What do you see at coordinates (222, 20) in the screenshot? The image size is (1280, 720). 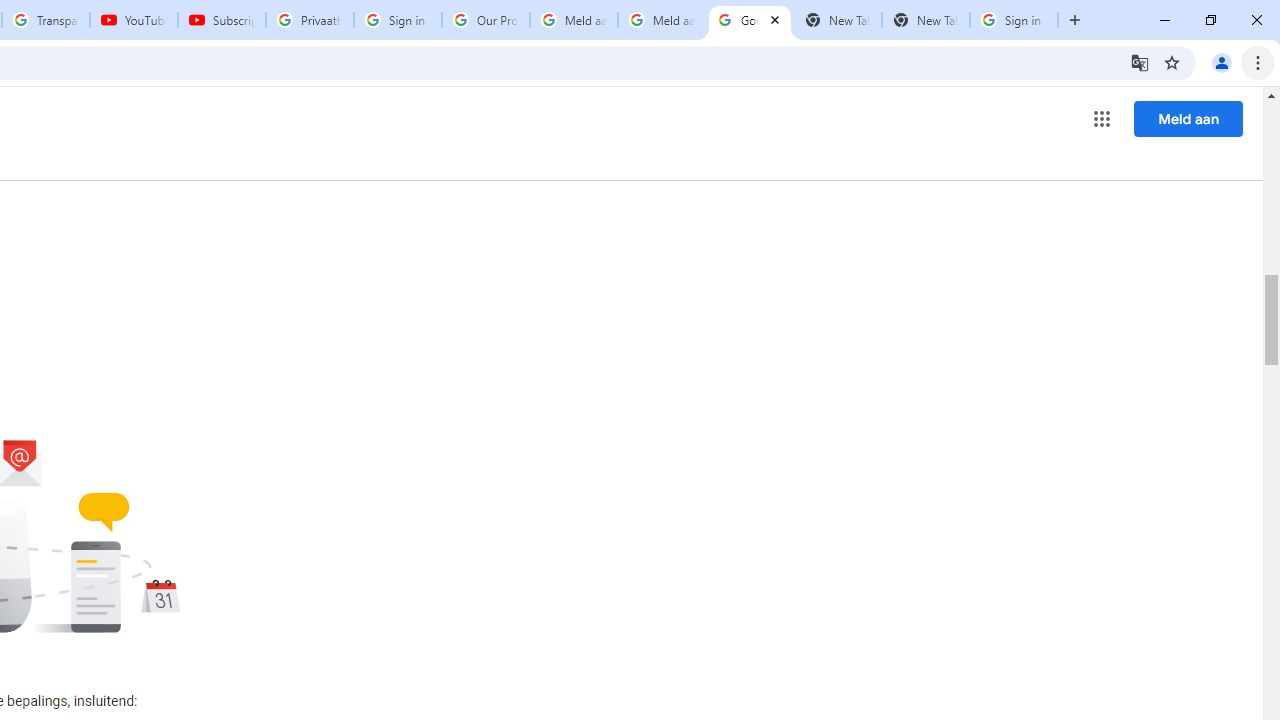 I see `'Subscriptions - YouTube'` at bounding box center [222, 20].